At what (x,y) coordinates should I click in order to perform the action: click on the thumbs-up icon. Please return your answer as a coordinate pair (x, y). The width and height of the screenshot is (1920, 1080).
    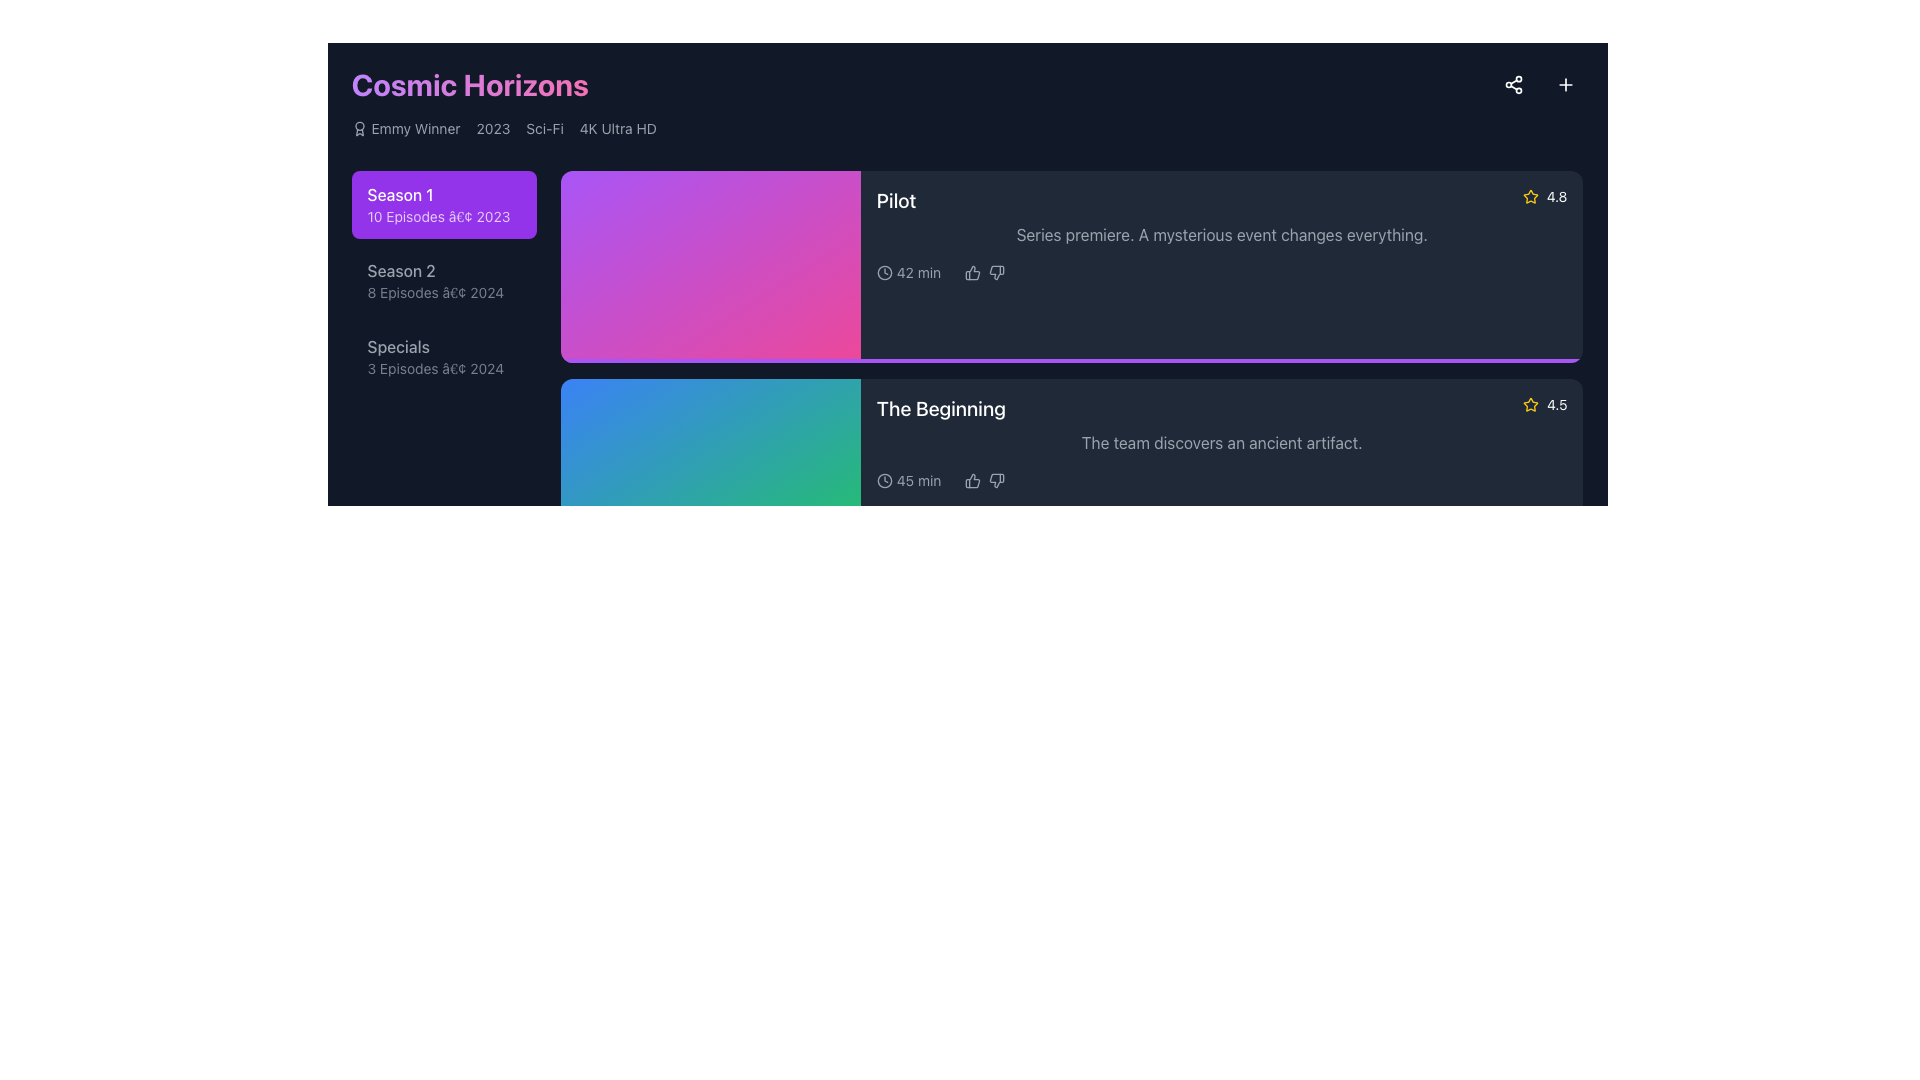
    Looking at the image, I should click on (973, 481).